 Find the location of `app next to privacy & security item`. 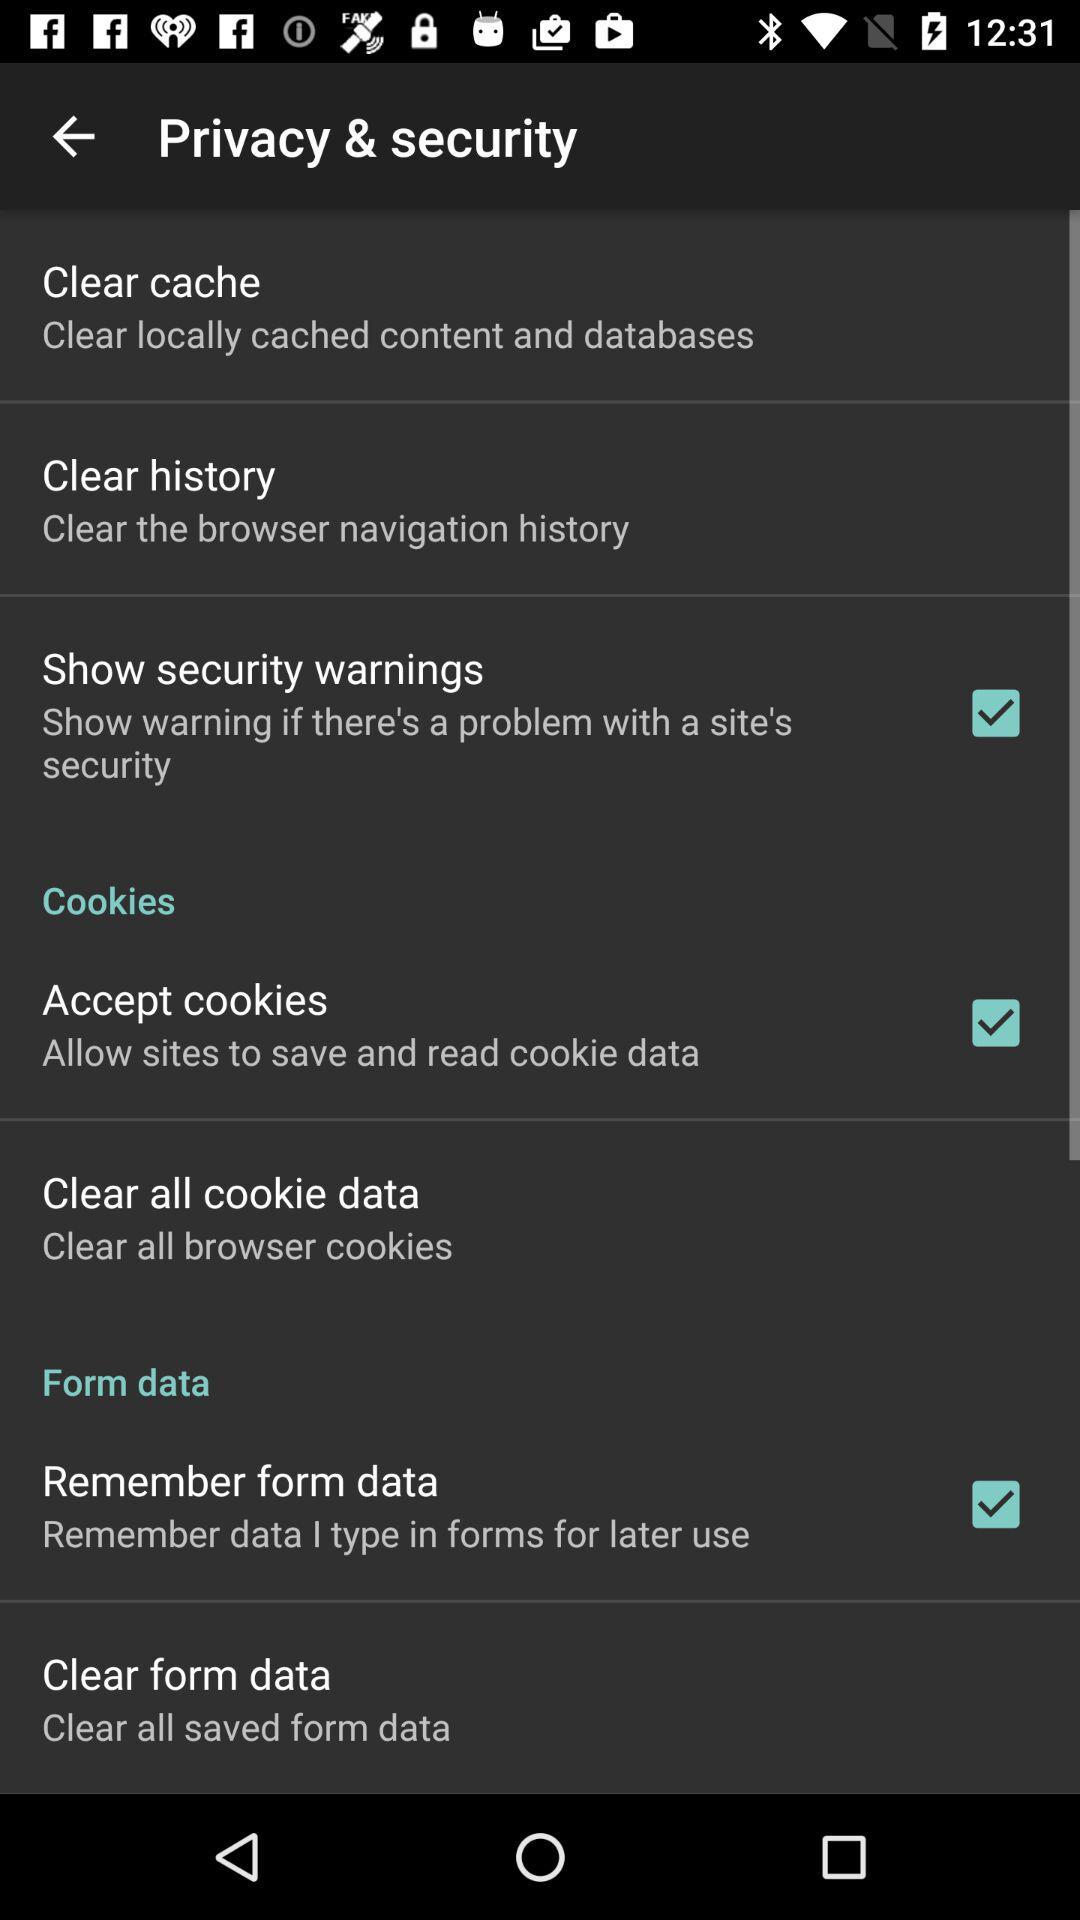

app next to privacy & security item is located at coordinates (72, 135).